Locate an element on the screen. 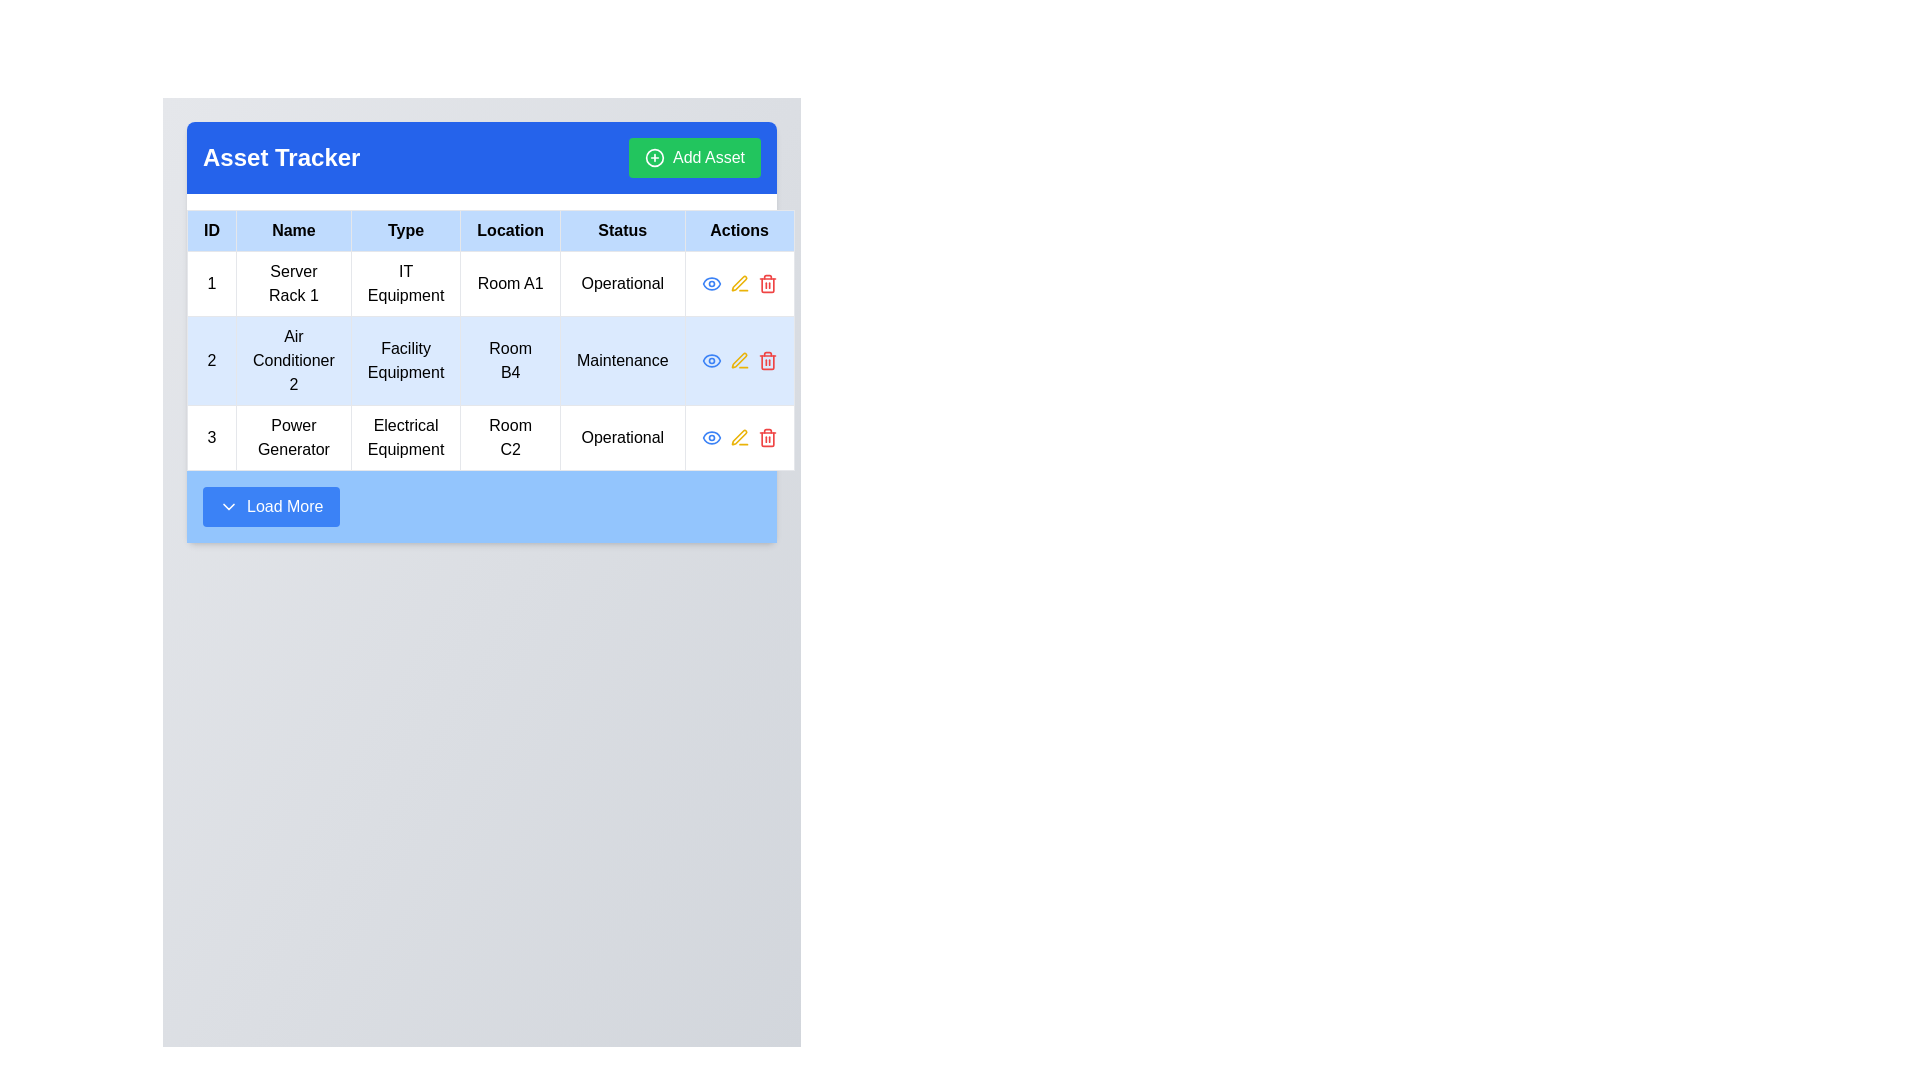 The image size is (1920, 1080). the table cell containing the text '1' is located at coordinates (211, 284).